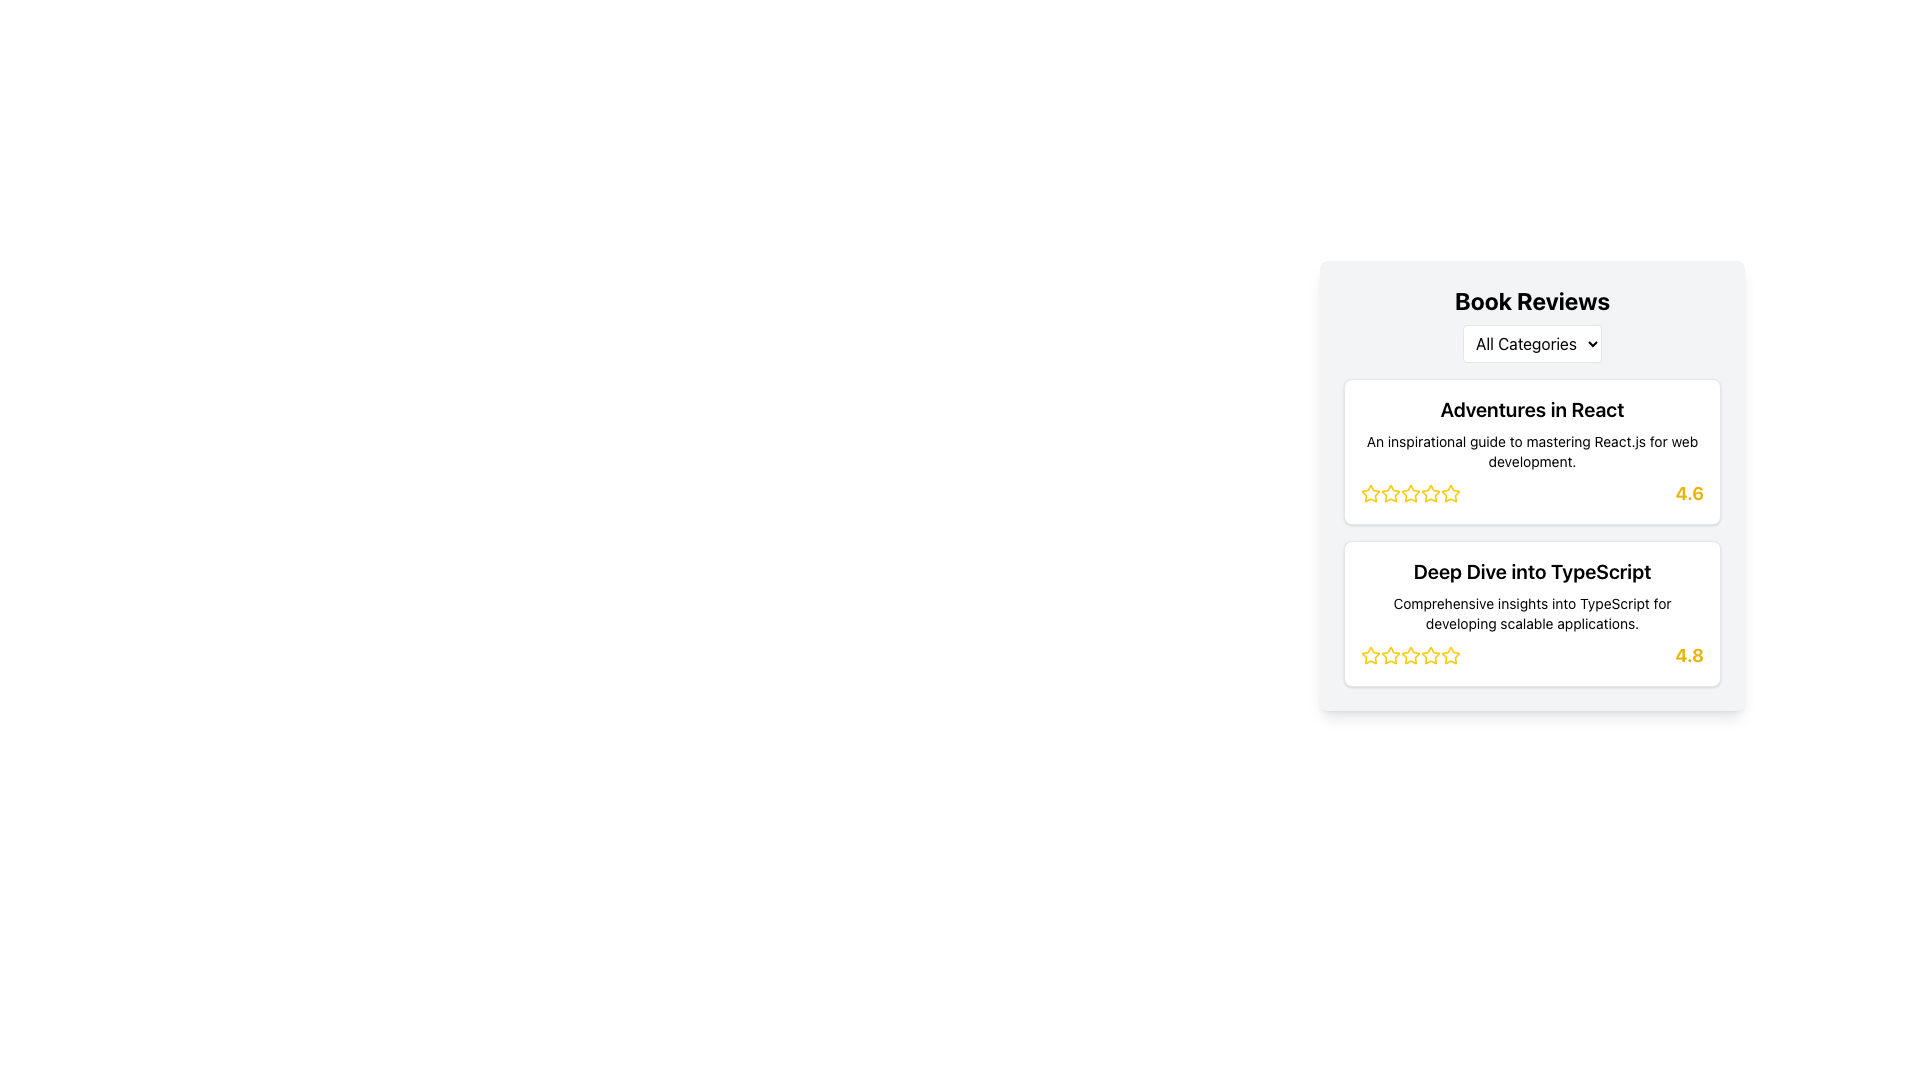 Image resolution: width=1920 pixels, height=1080 pixels. I want to click on the fourth star in the rating bar of the 'Adventures in React' book review, so click(1410, 493).